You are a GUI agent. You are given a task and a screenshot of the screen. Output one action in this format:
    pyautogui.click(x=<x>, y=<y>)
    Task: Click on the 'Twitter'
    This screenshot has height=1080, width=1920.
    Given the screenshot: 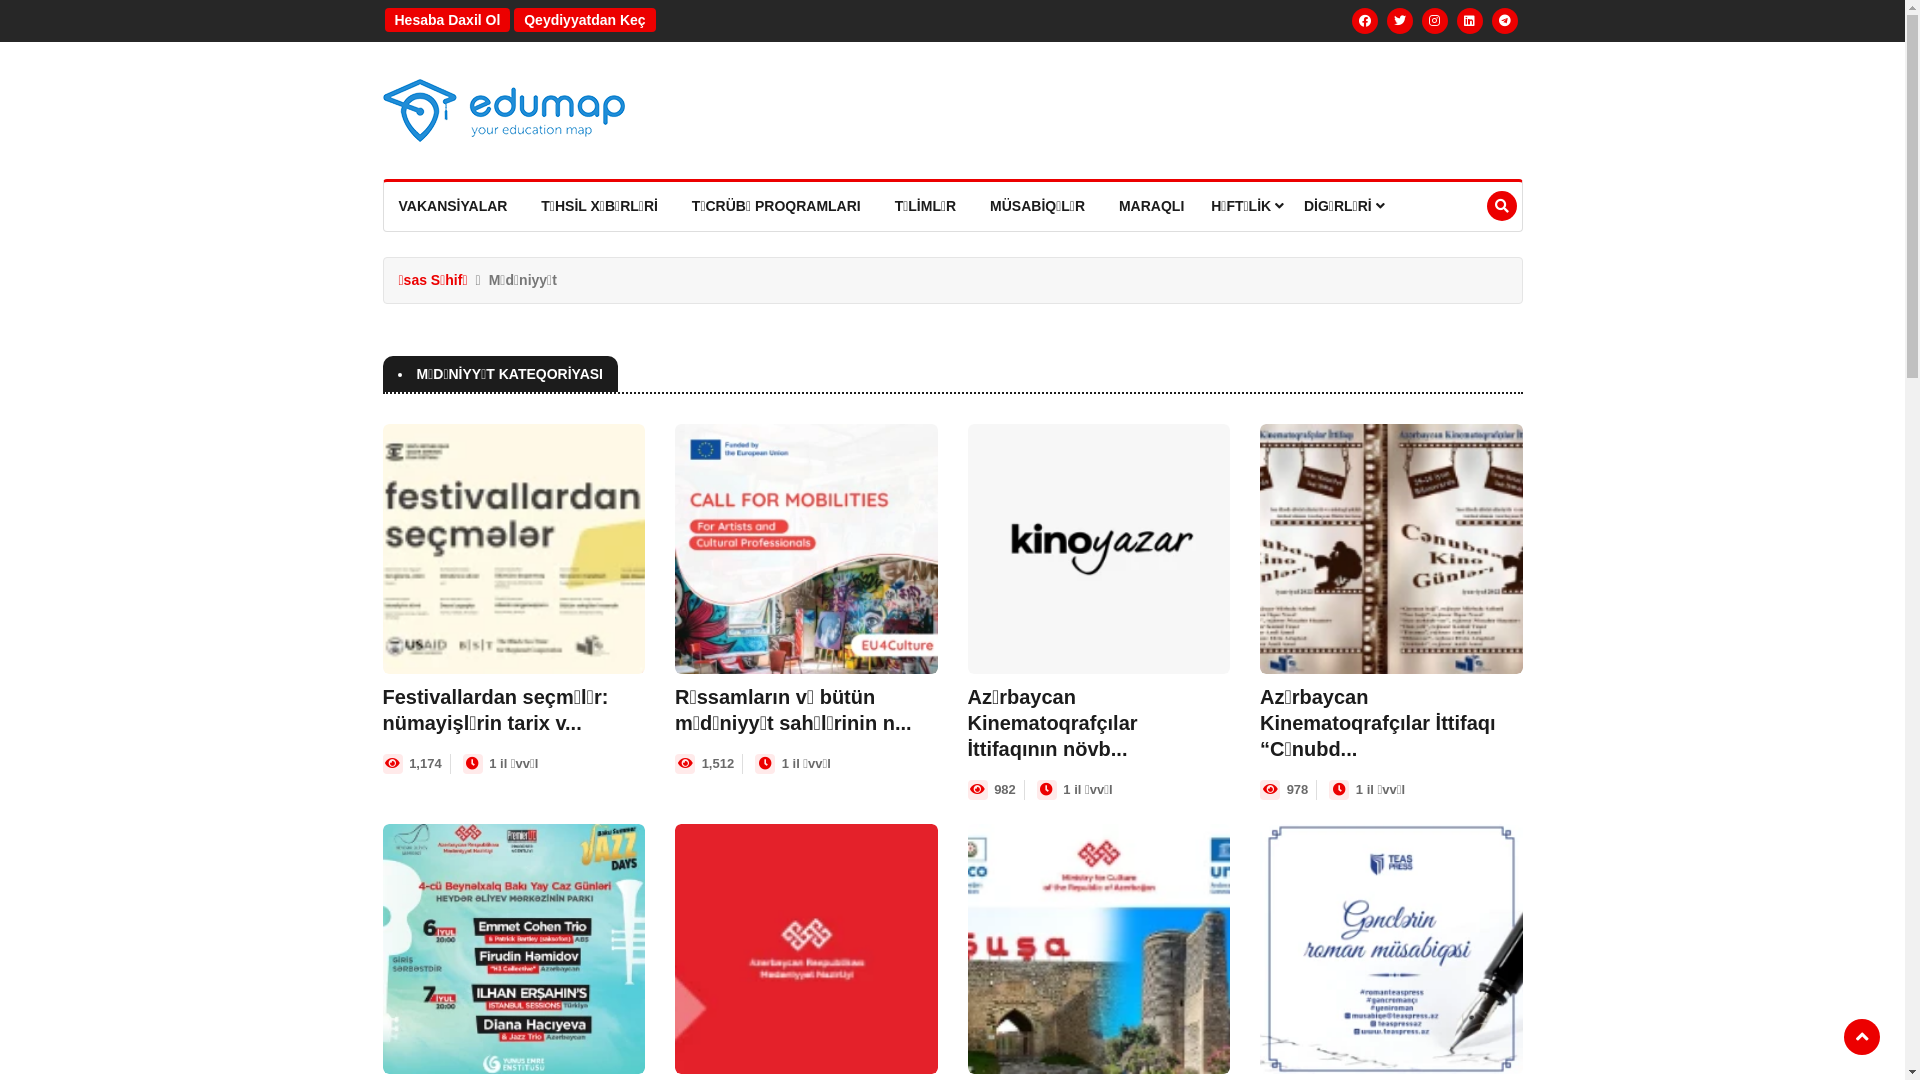 What is the action you would take?
    pyautogui.click(x=1399, y=20)
    